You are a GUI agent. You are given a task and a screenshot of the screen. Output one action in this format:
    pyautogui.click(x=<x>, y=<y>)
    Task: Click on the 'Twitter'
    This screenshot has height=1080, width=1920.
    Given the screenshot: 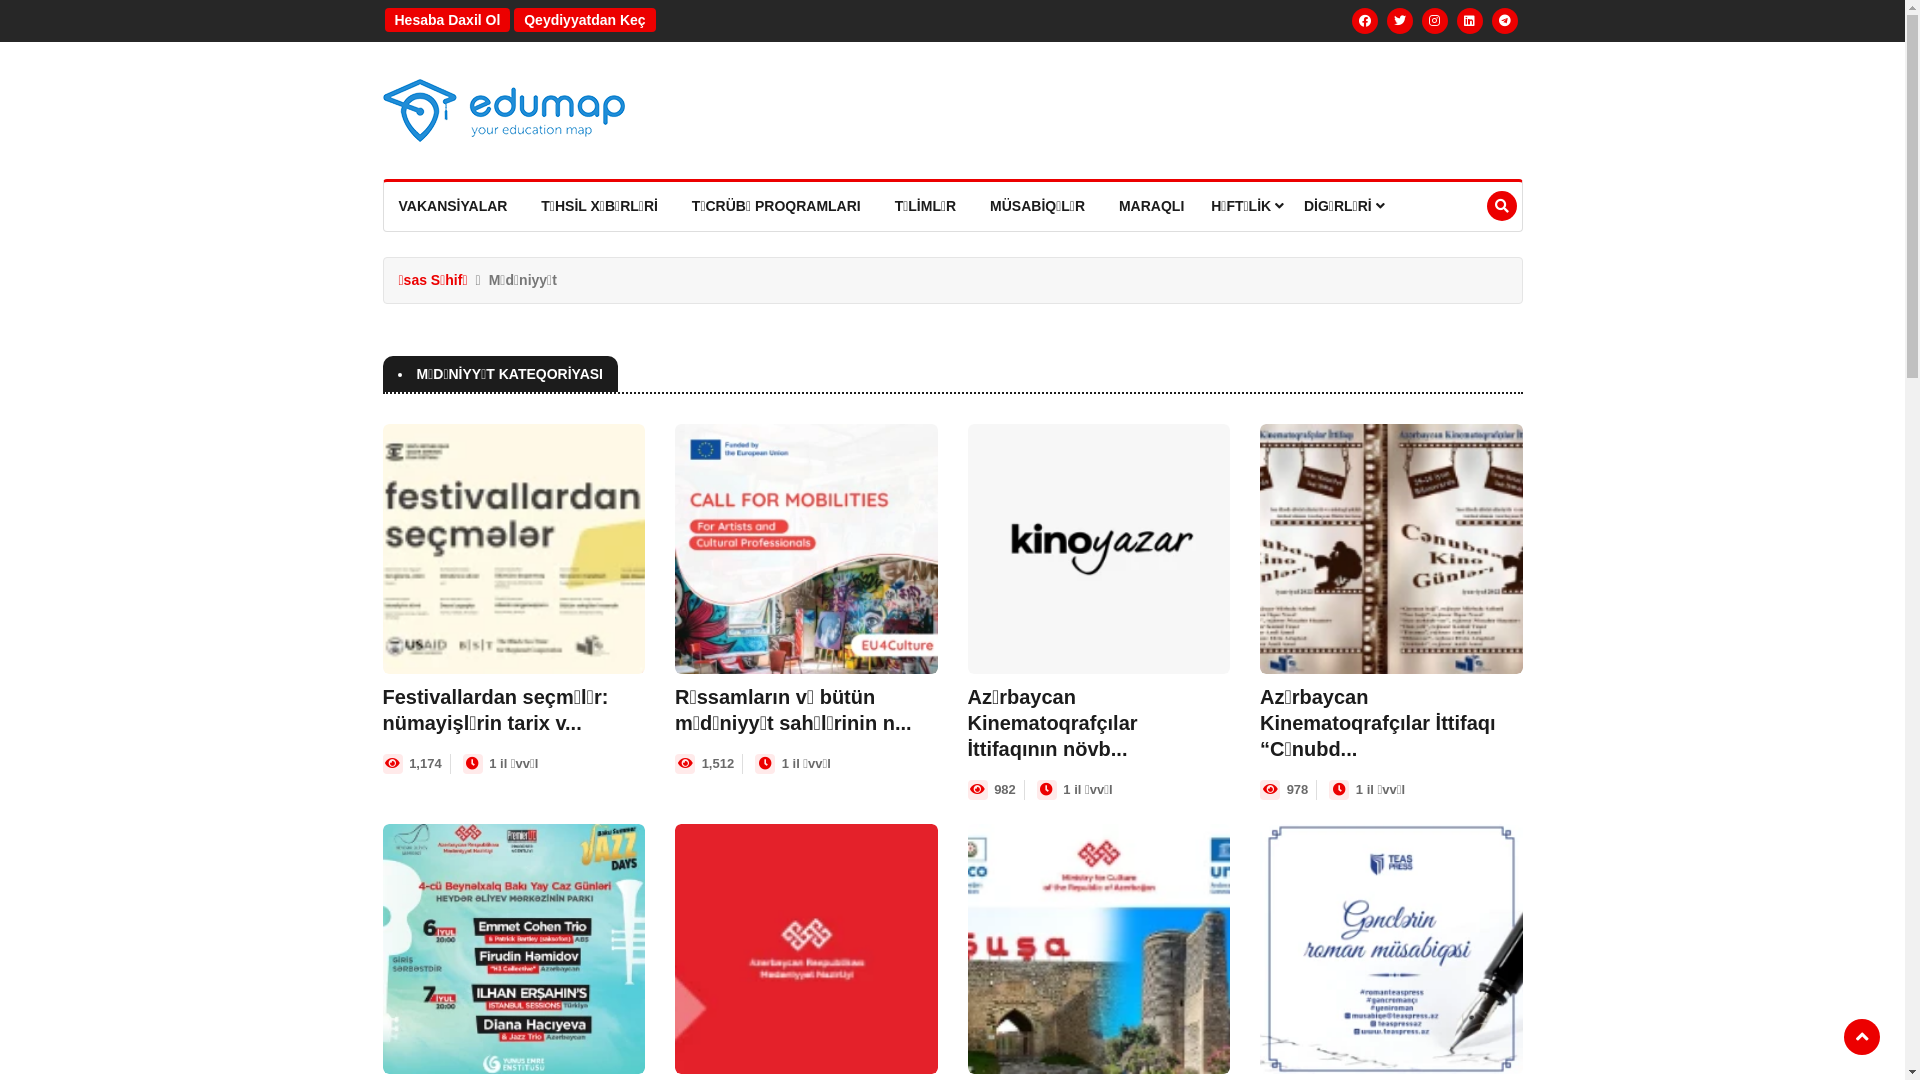 What is the action you would take?
    pyautogui.click(x=1399, y=20)
    